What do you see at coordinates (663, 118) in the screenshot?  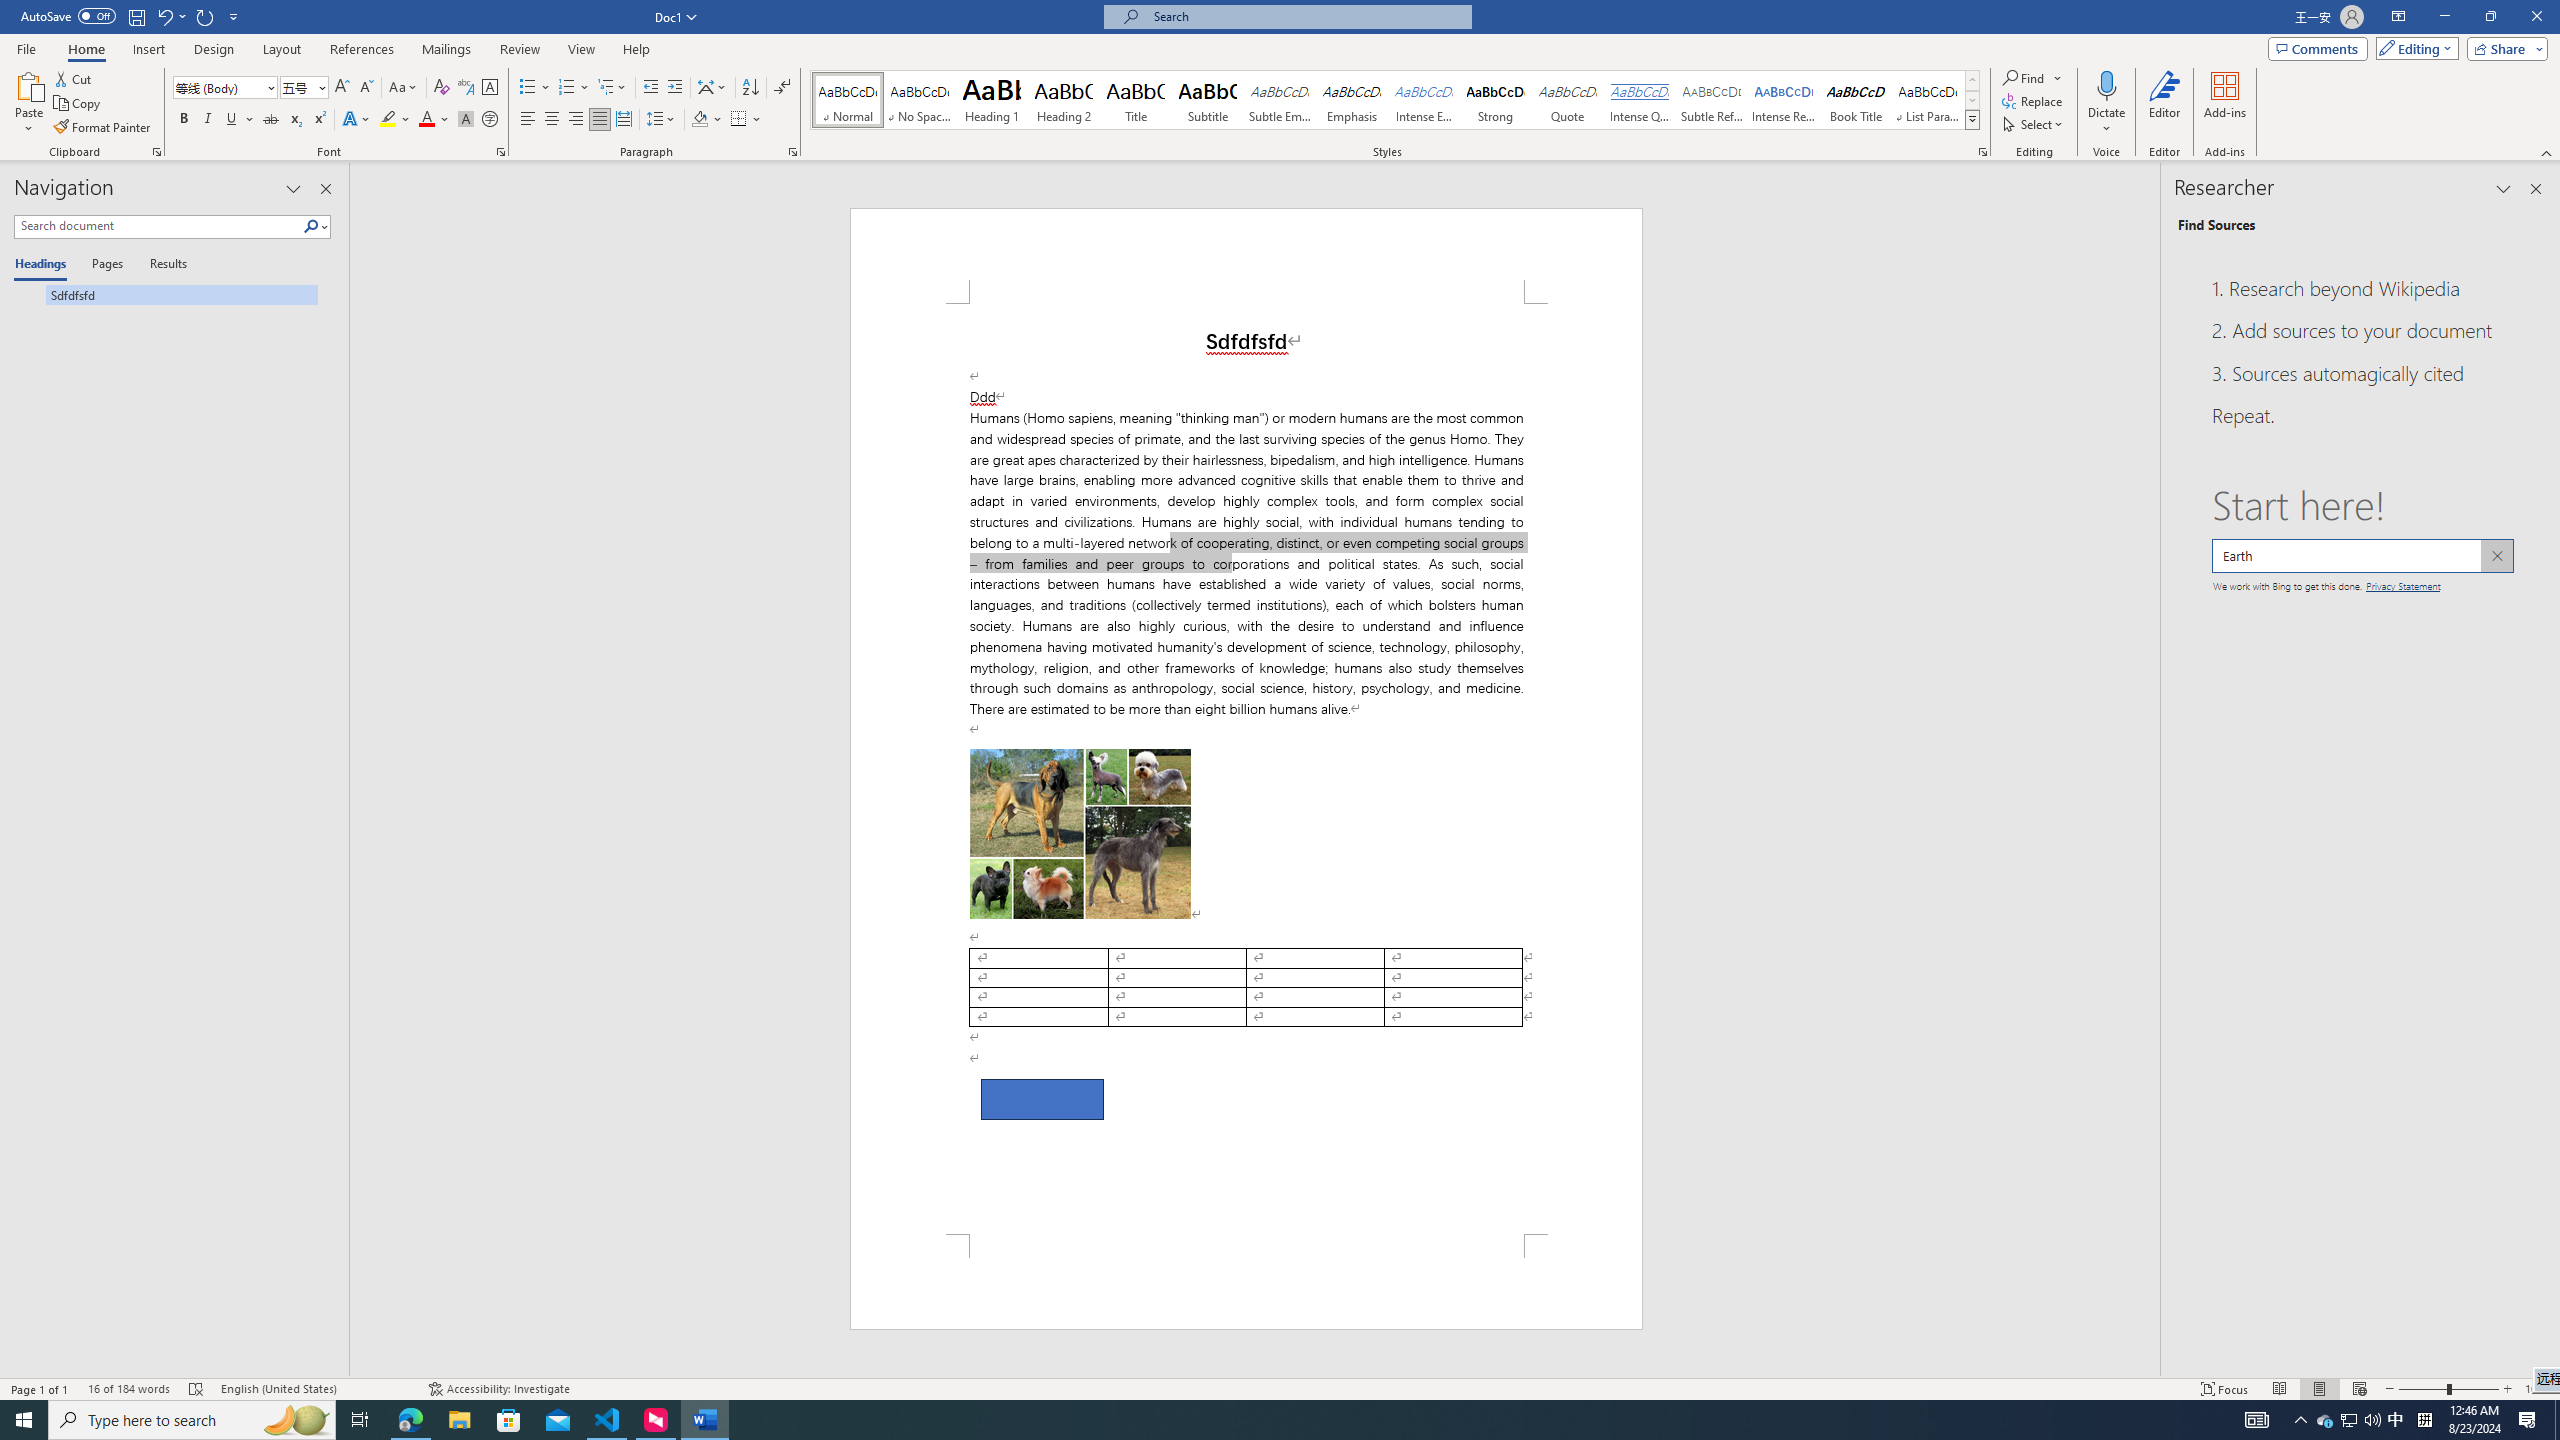 I see `'Line and Paragraph Spacing'` at bounding box center [663, 118].